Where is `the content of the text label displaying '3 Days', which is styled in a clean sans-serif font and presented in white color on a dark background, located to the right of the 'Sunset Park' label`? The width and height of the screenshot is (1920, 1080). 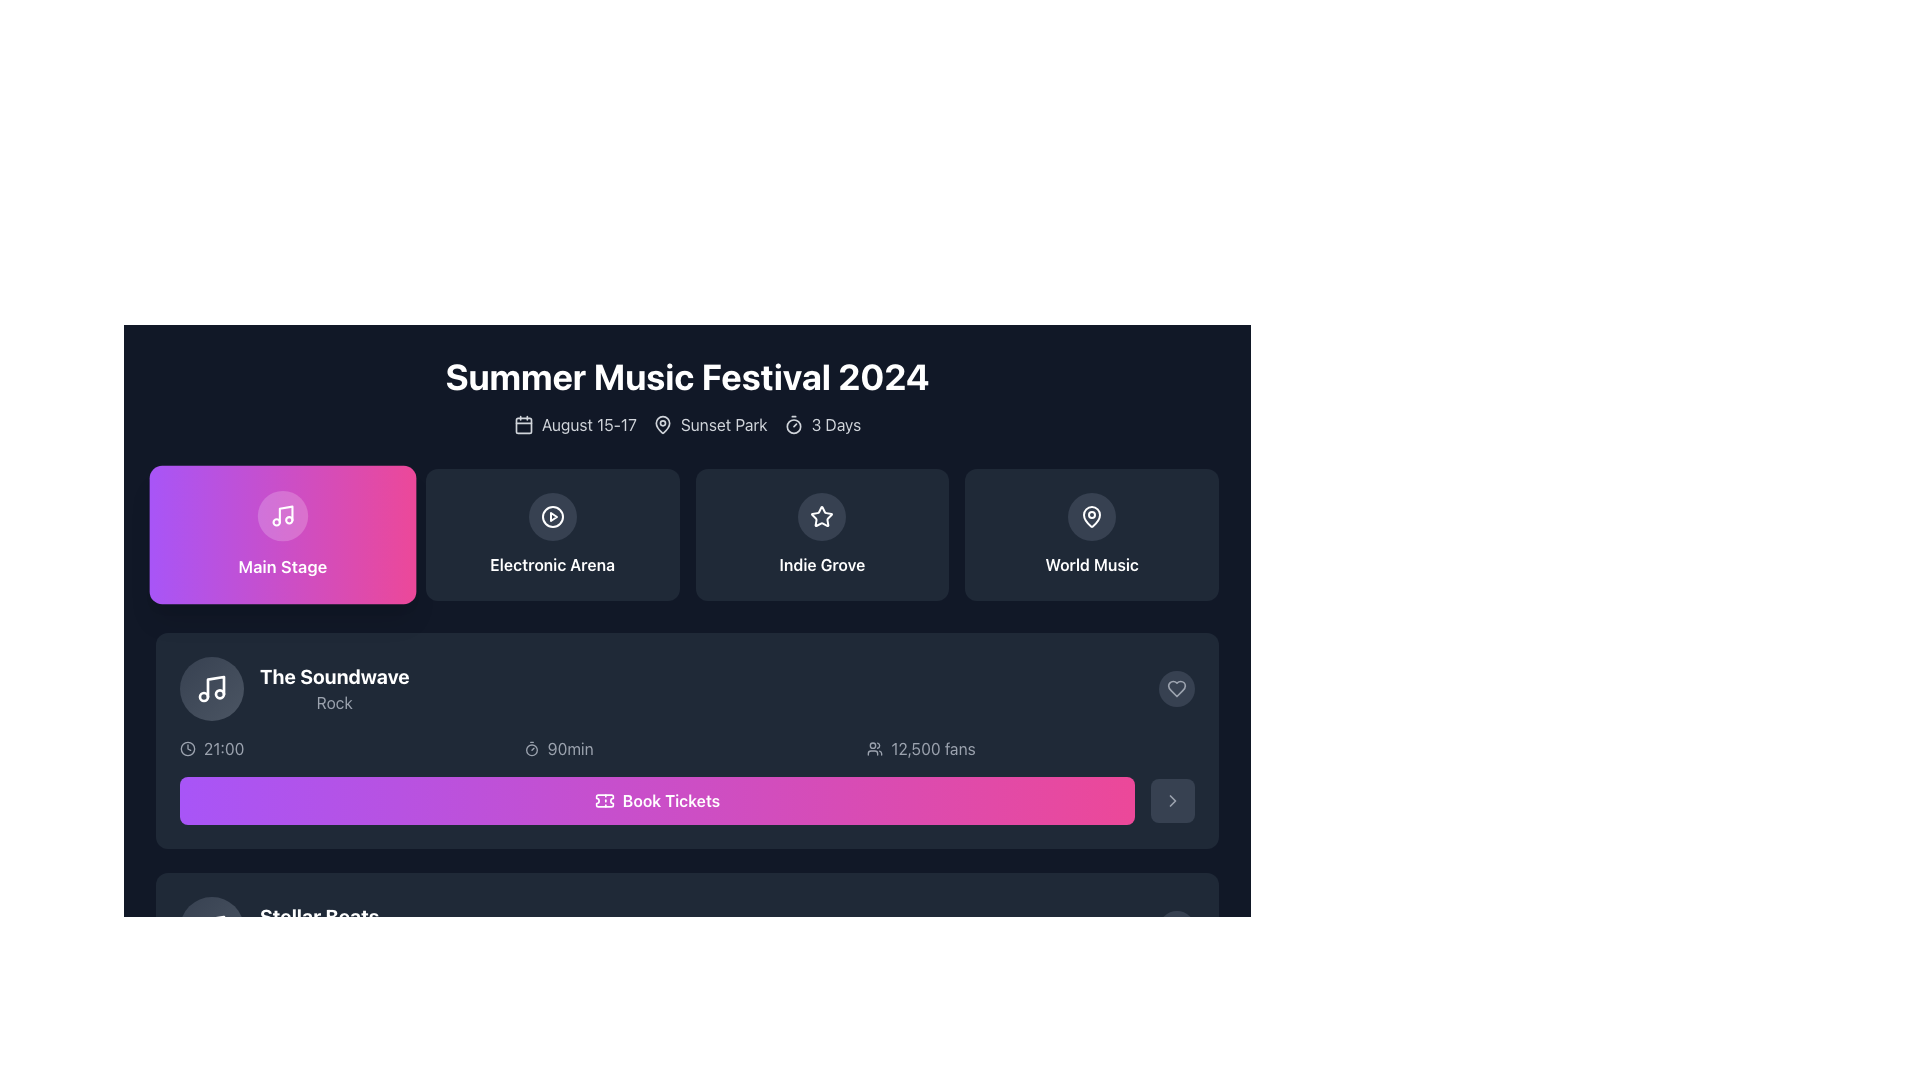
the content of the text label displaying '3 Days', which is styled in a clean sans-serif font and presented in white color on a dark background, located to the right of the 'Sunset Park' label is located at coordinates (836, 423).